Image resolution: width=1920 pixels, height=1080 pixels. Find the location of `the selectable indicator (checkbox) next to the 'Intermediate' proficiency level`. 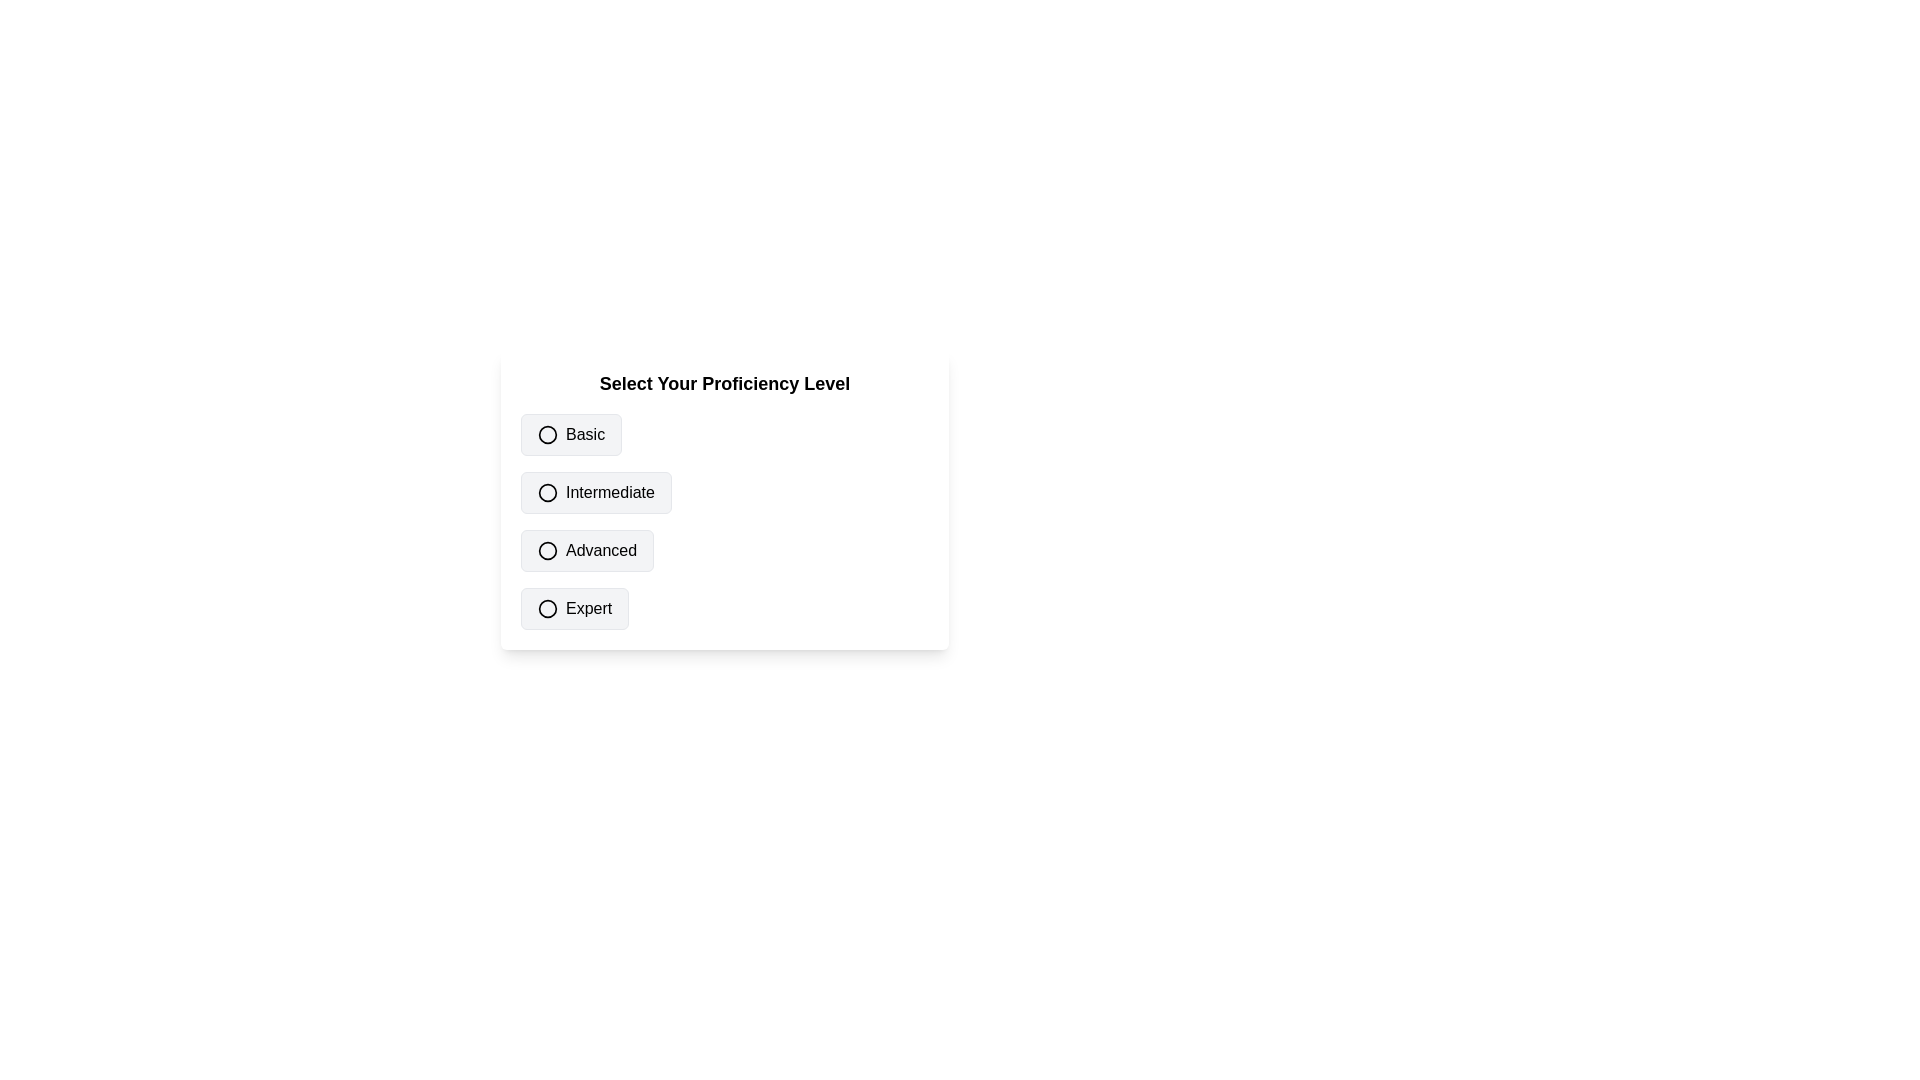

the selectable indicator (checkbox) next to the 'Intermediate' proficiency level is located at coordinates (547, 493).